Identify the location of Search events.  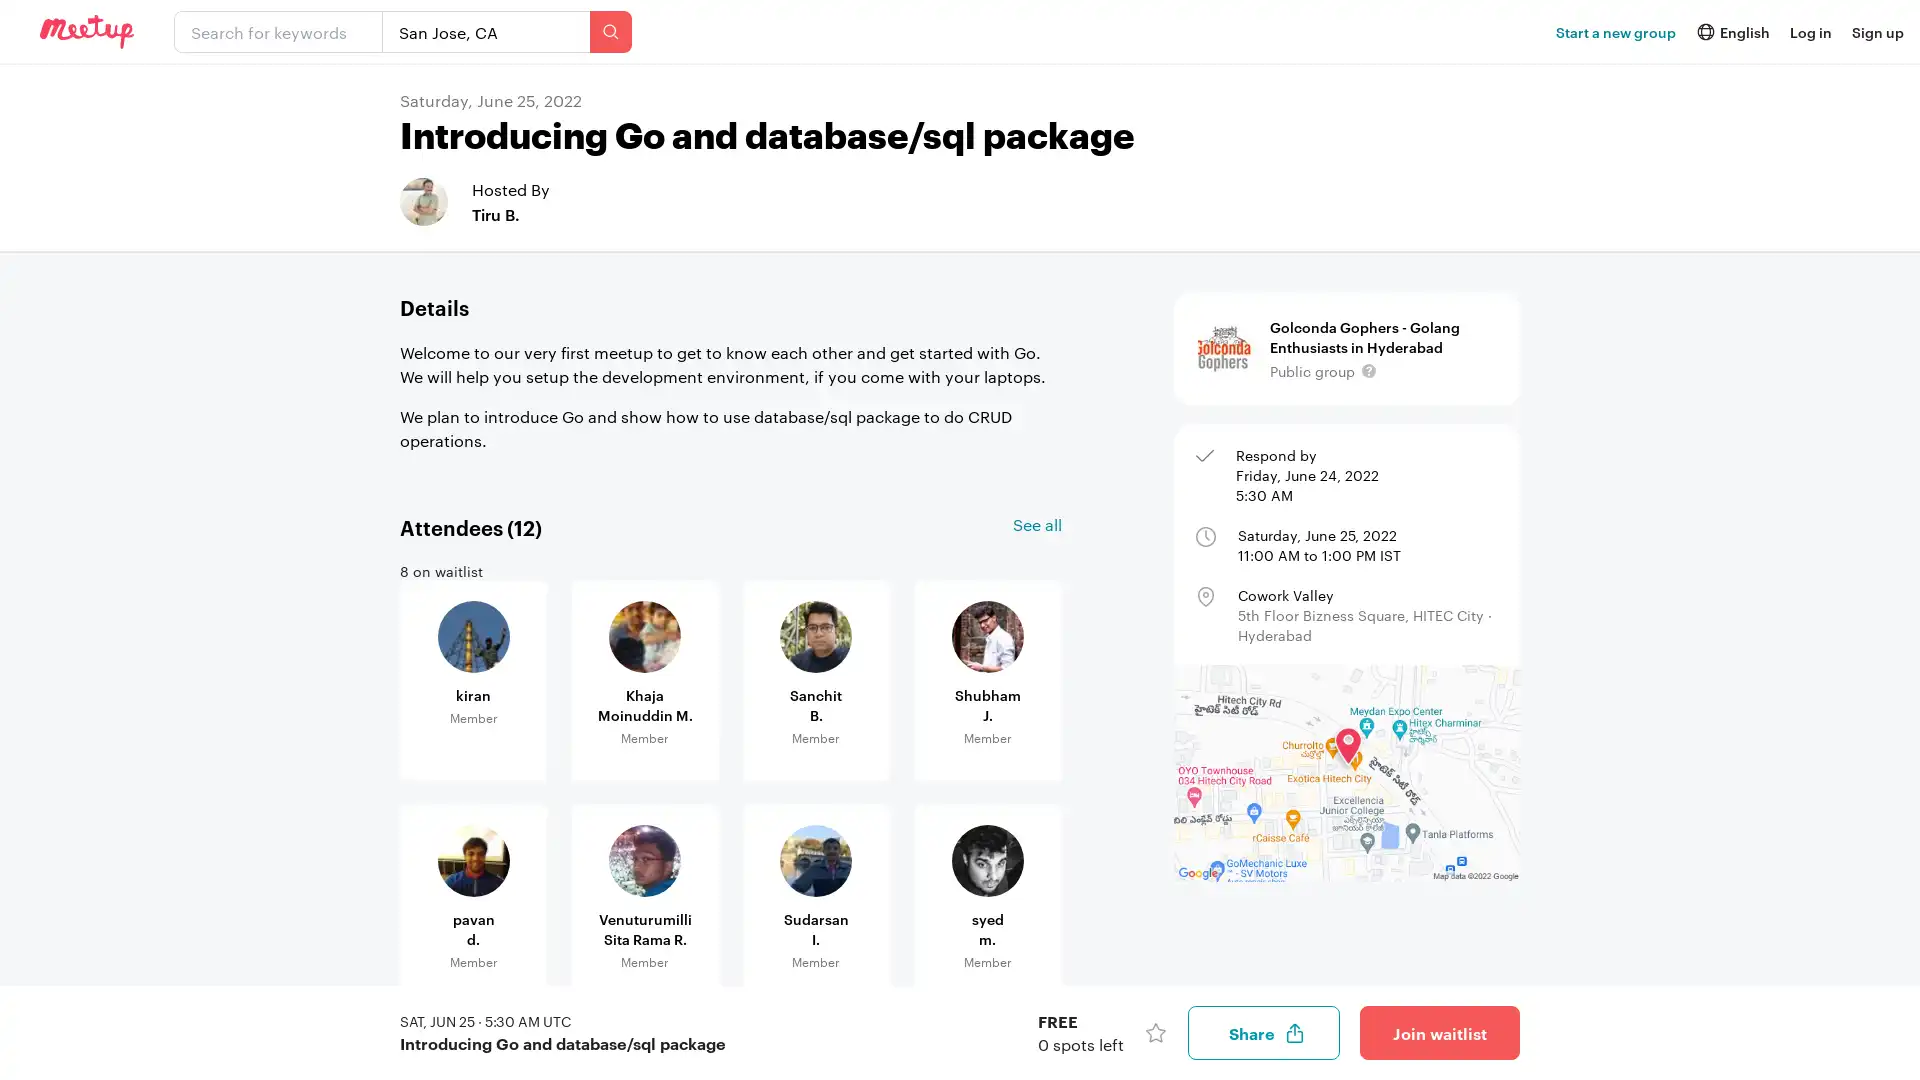
(609, 31).